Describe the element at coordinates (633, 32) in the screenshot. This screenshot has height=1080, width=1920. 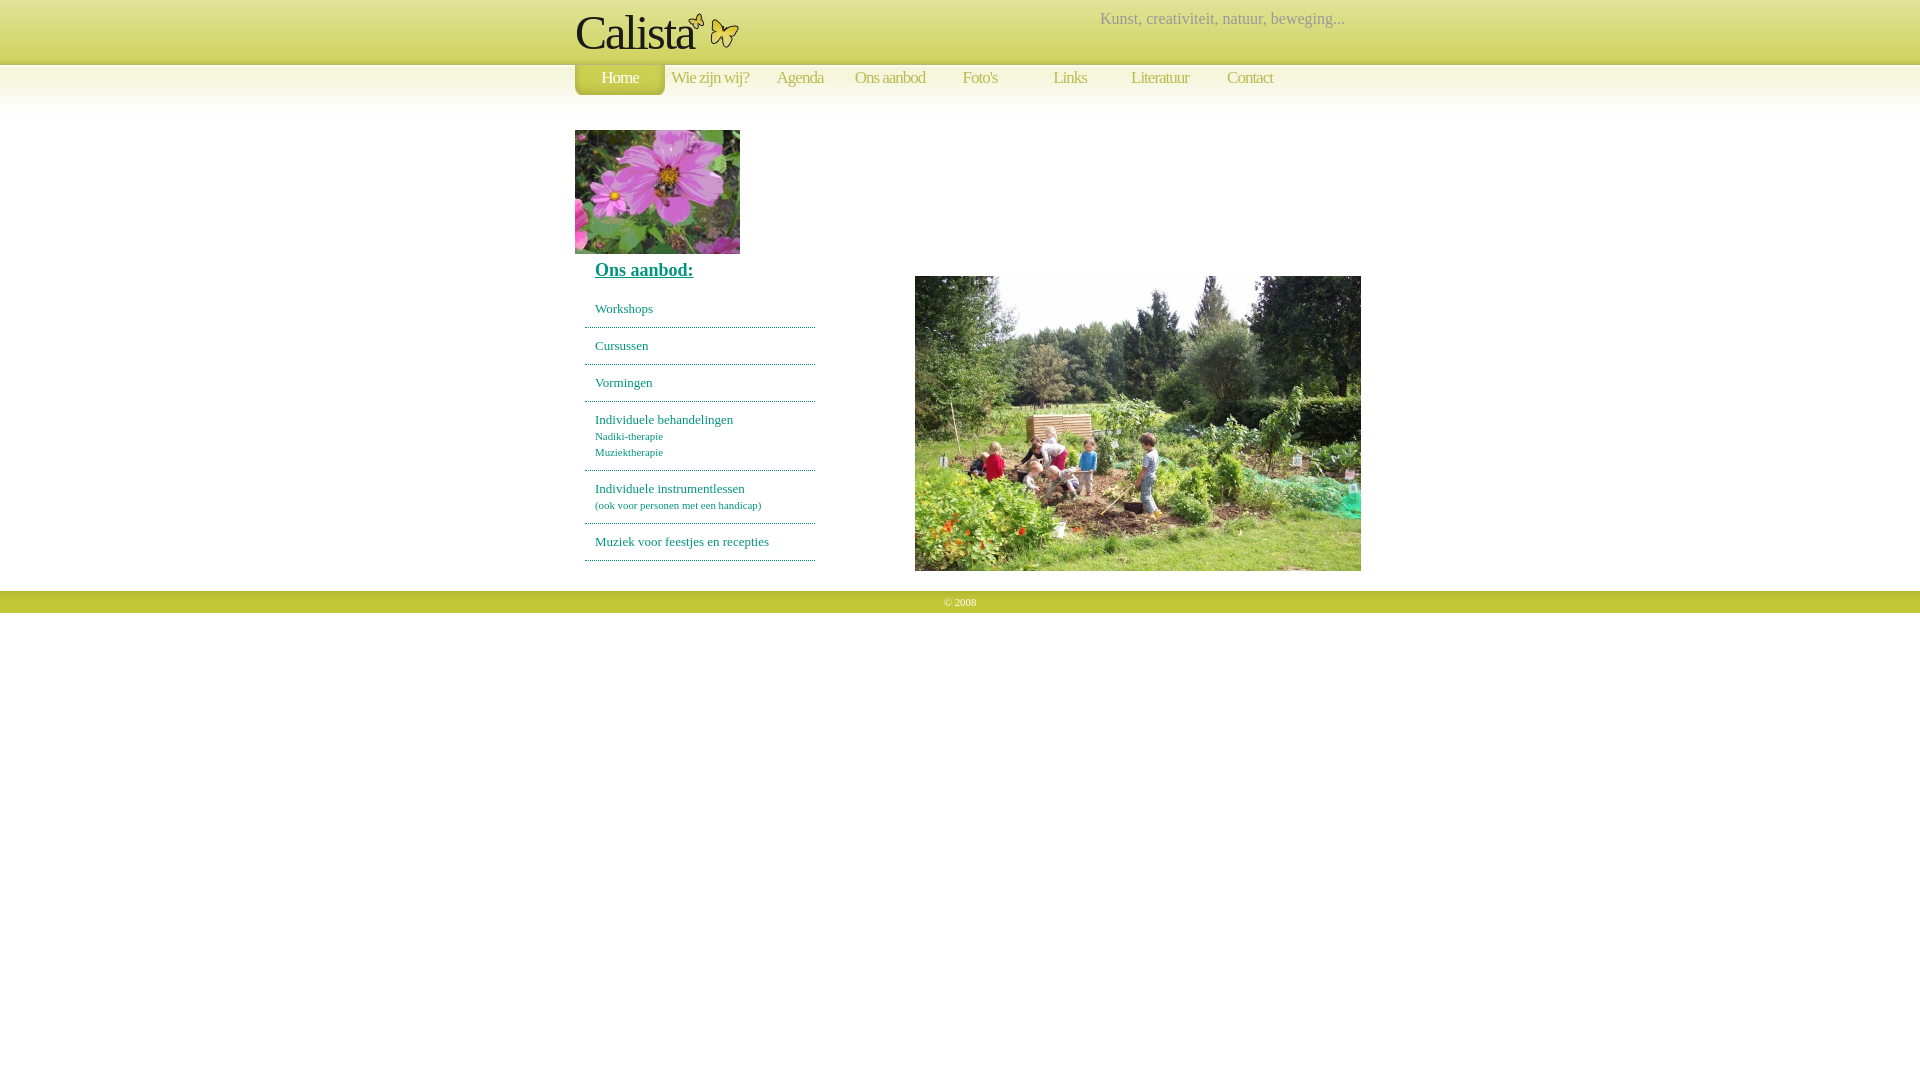
I see `'Calista'` at that location.